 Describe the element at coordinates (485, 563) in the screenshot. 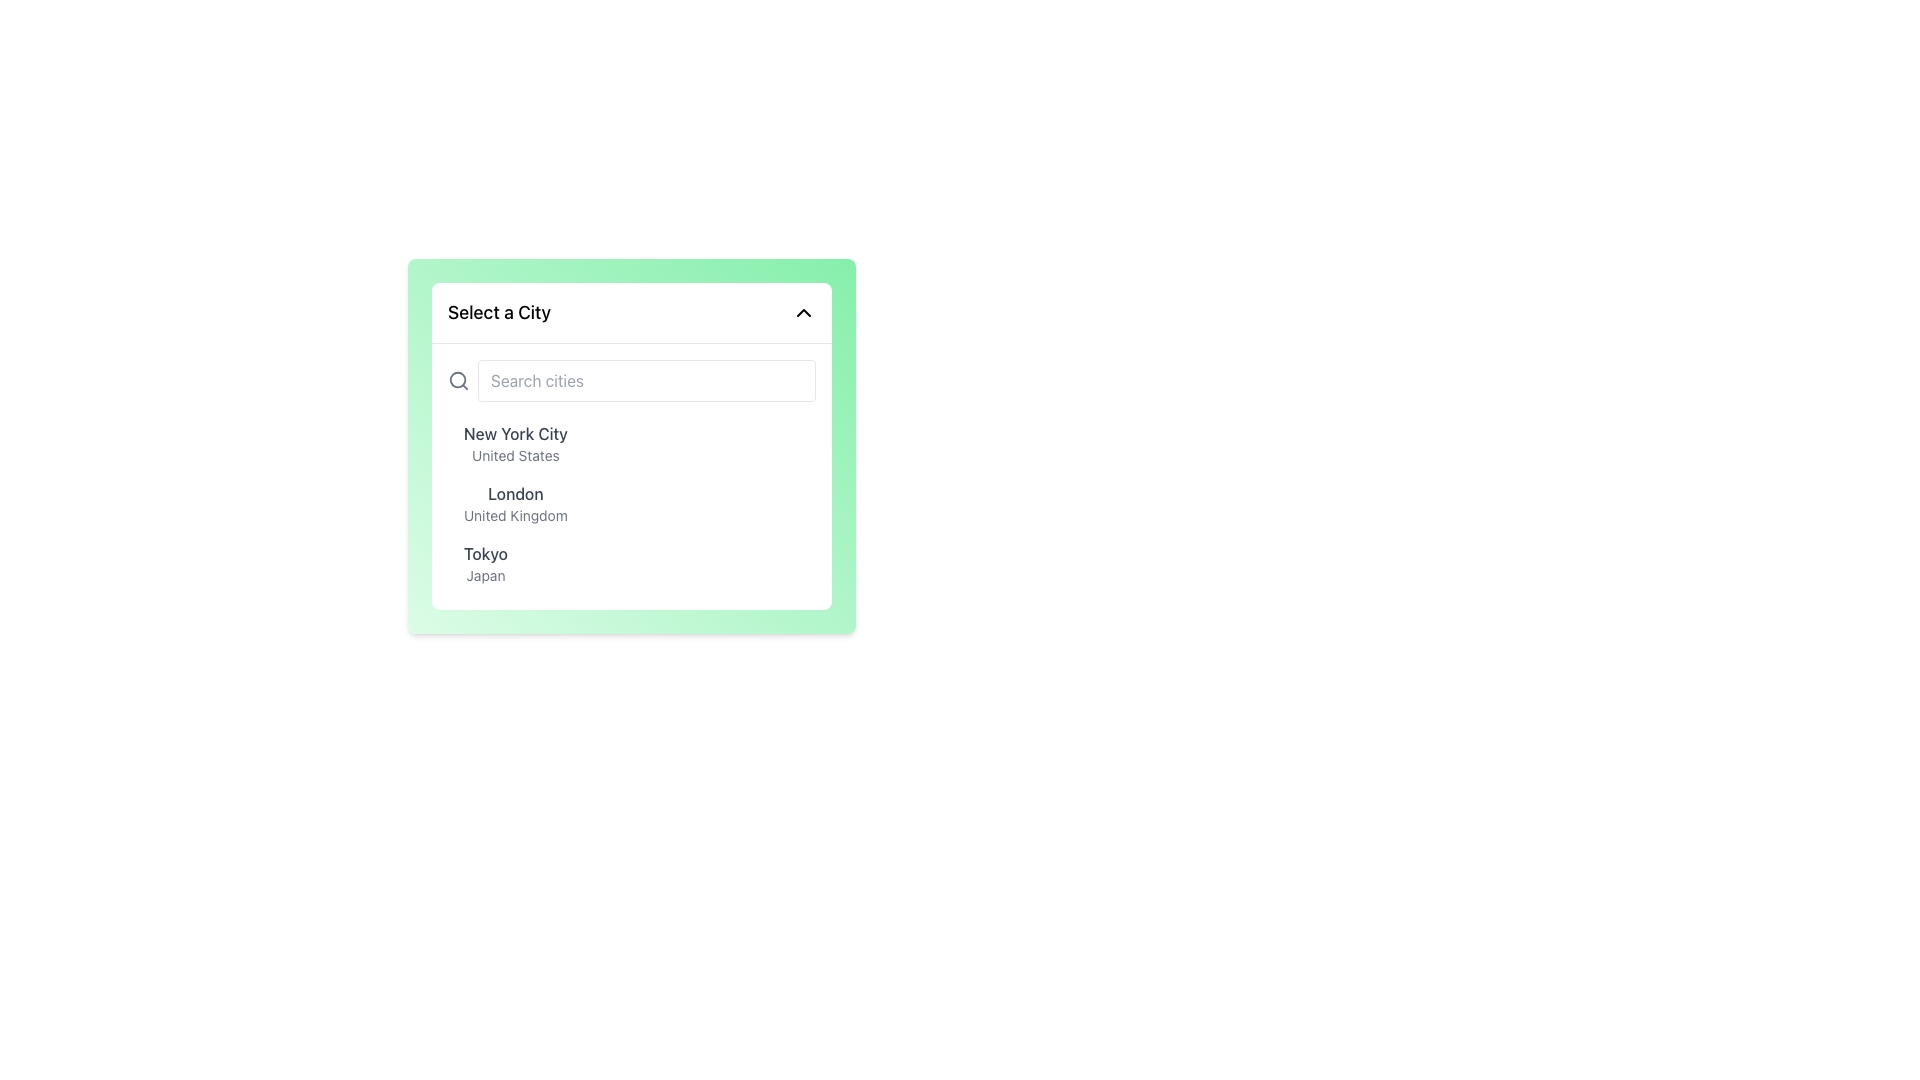

I see `the 'Tokyo' city selection option in the dropdown menu under 'Select a City'` at that location.